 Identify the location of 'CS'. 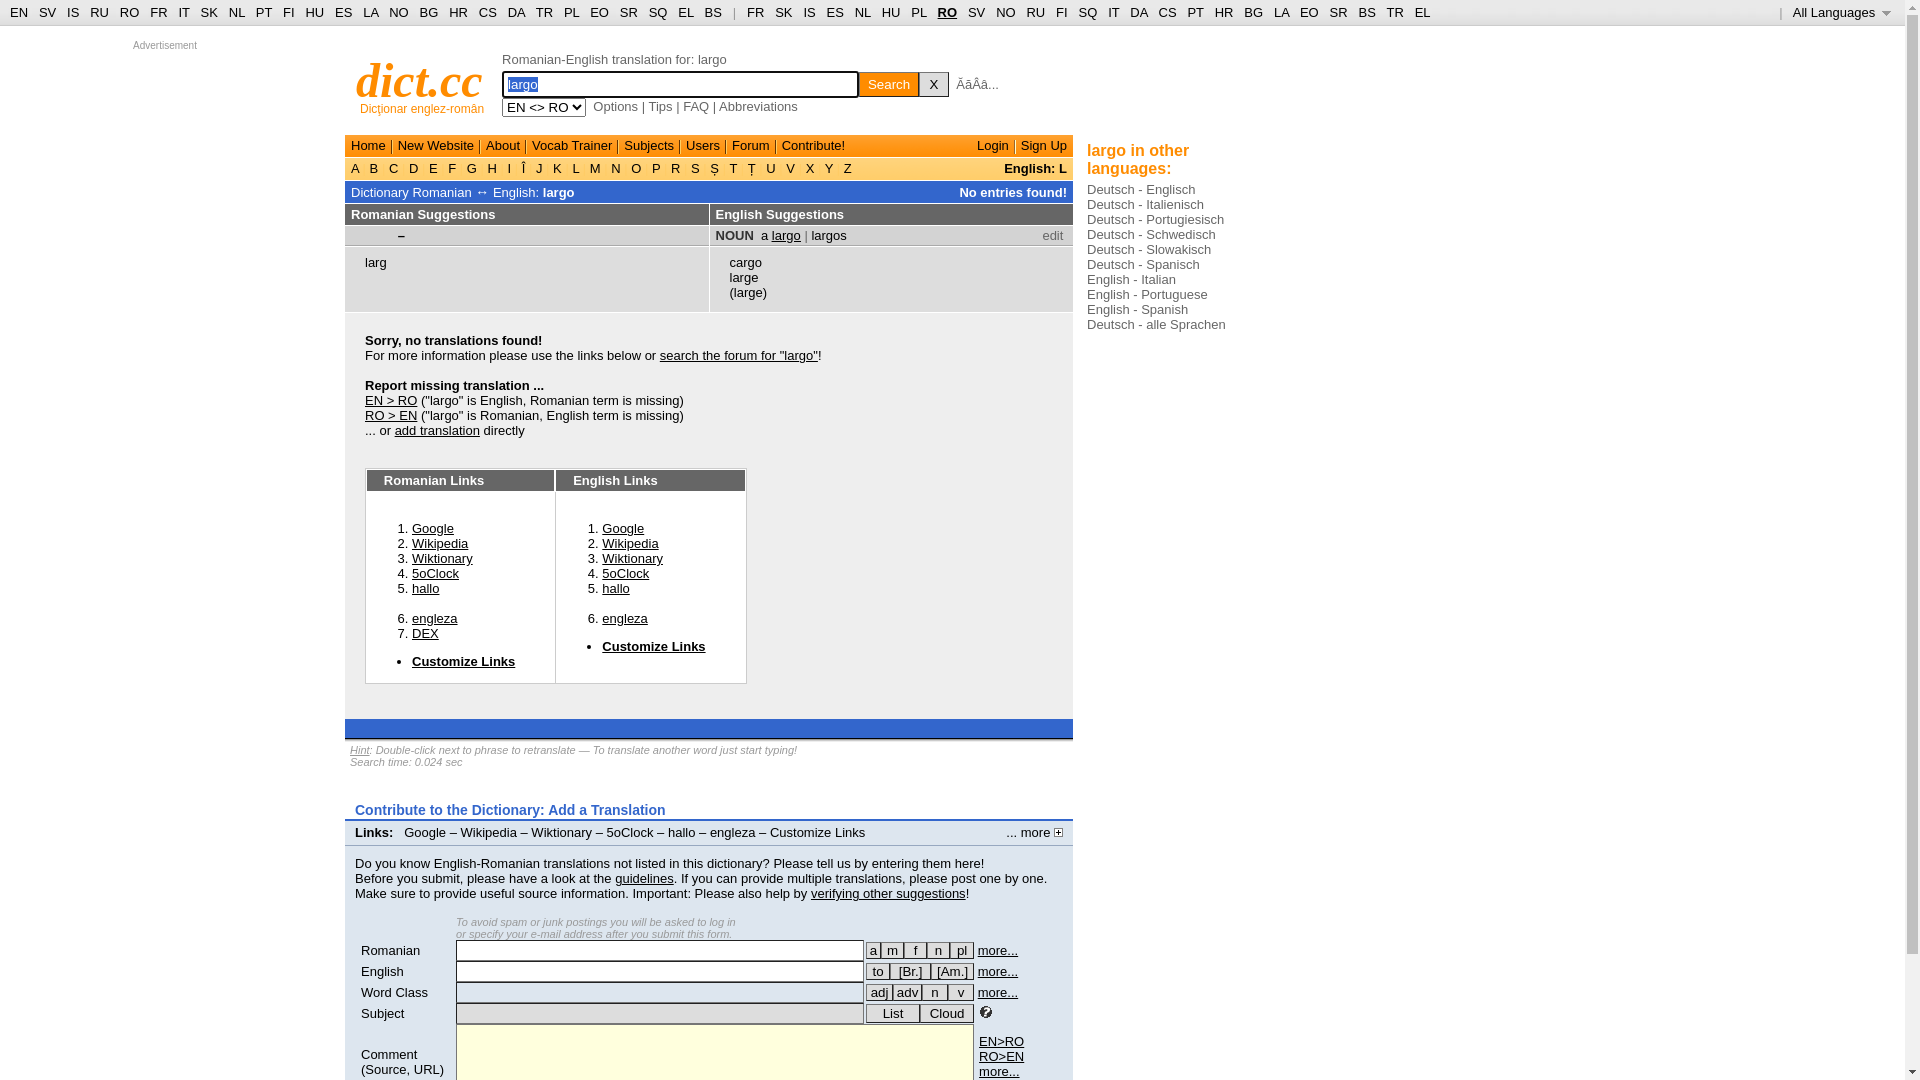
(488, 12).